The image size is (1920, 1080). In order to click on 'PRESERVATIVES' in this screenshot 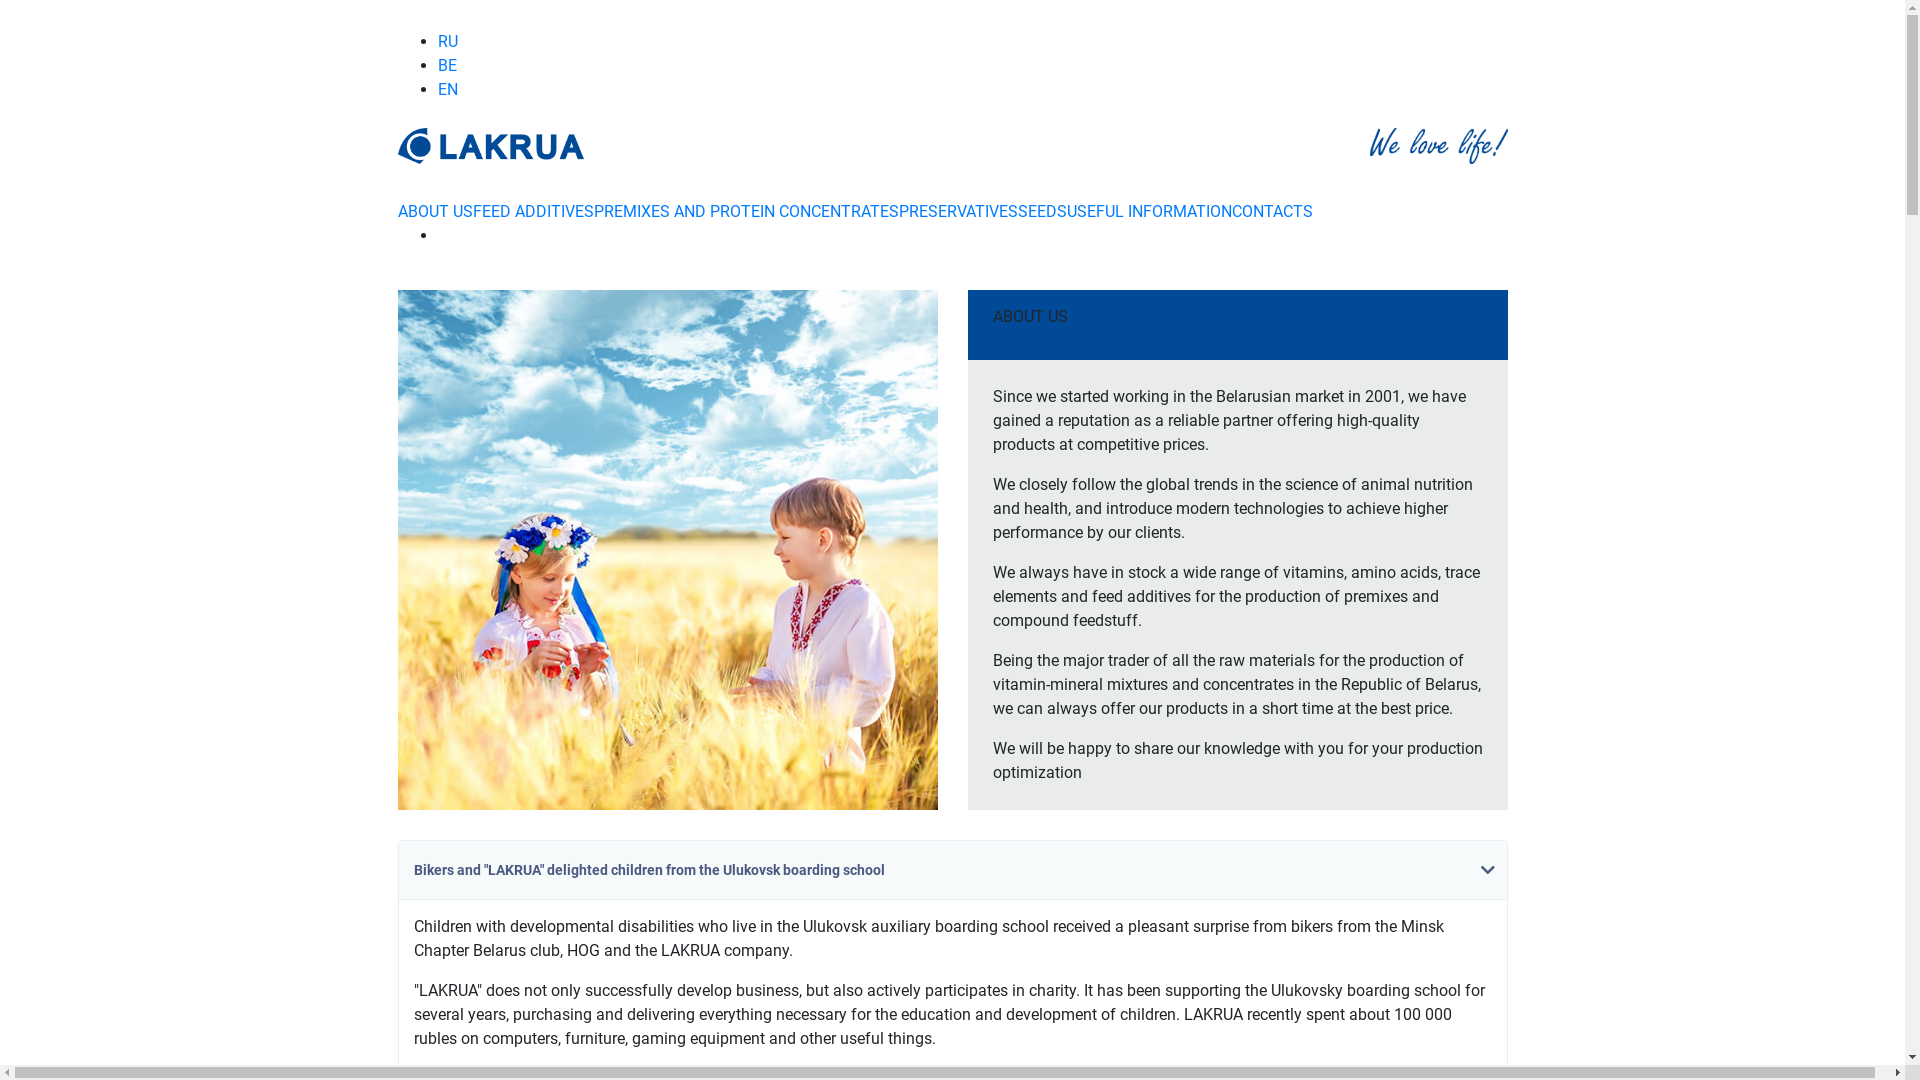, I will do `click(896, 211)`.